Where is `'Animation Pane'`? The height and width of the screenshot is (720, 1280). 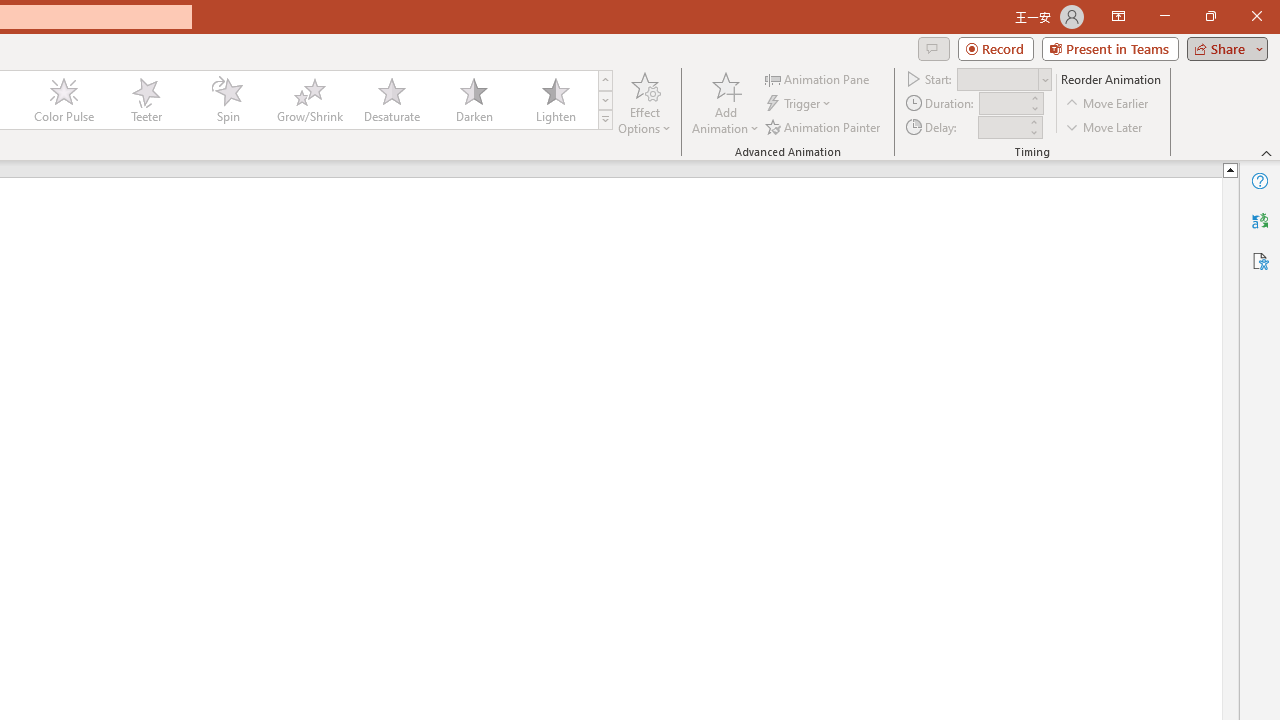
'Animation Pane' is located at coordinates (818, 78).